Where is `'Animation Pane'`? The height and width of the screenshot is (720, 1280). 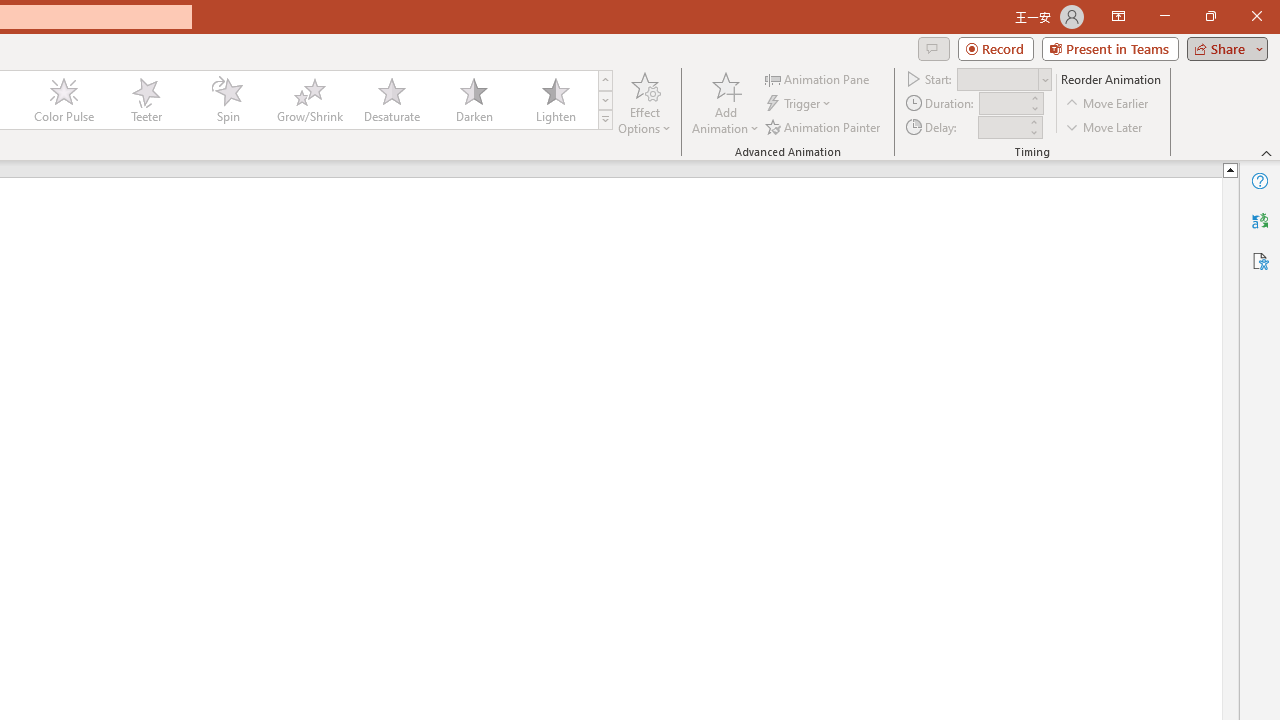
'Animation Pane' is located at coordinates (818, 78).